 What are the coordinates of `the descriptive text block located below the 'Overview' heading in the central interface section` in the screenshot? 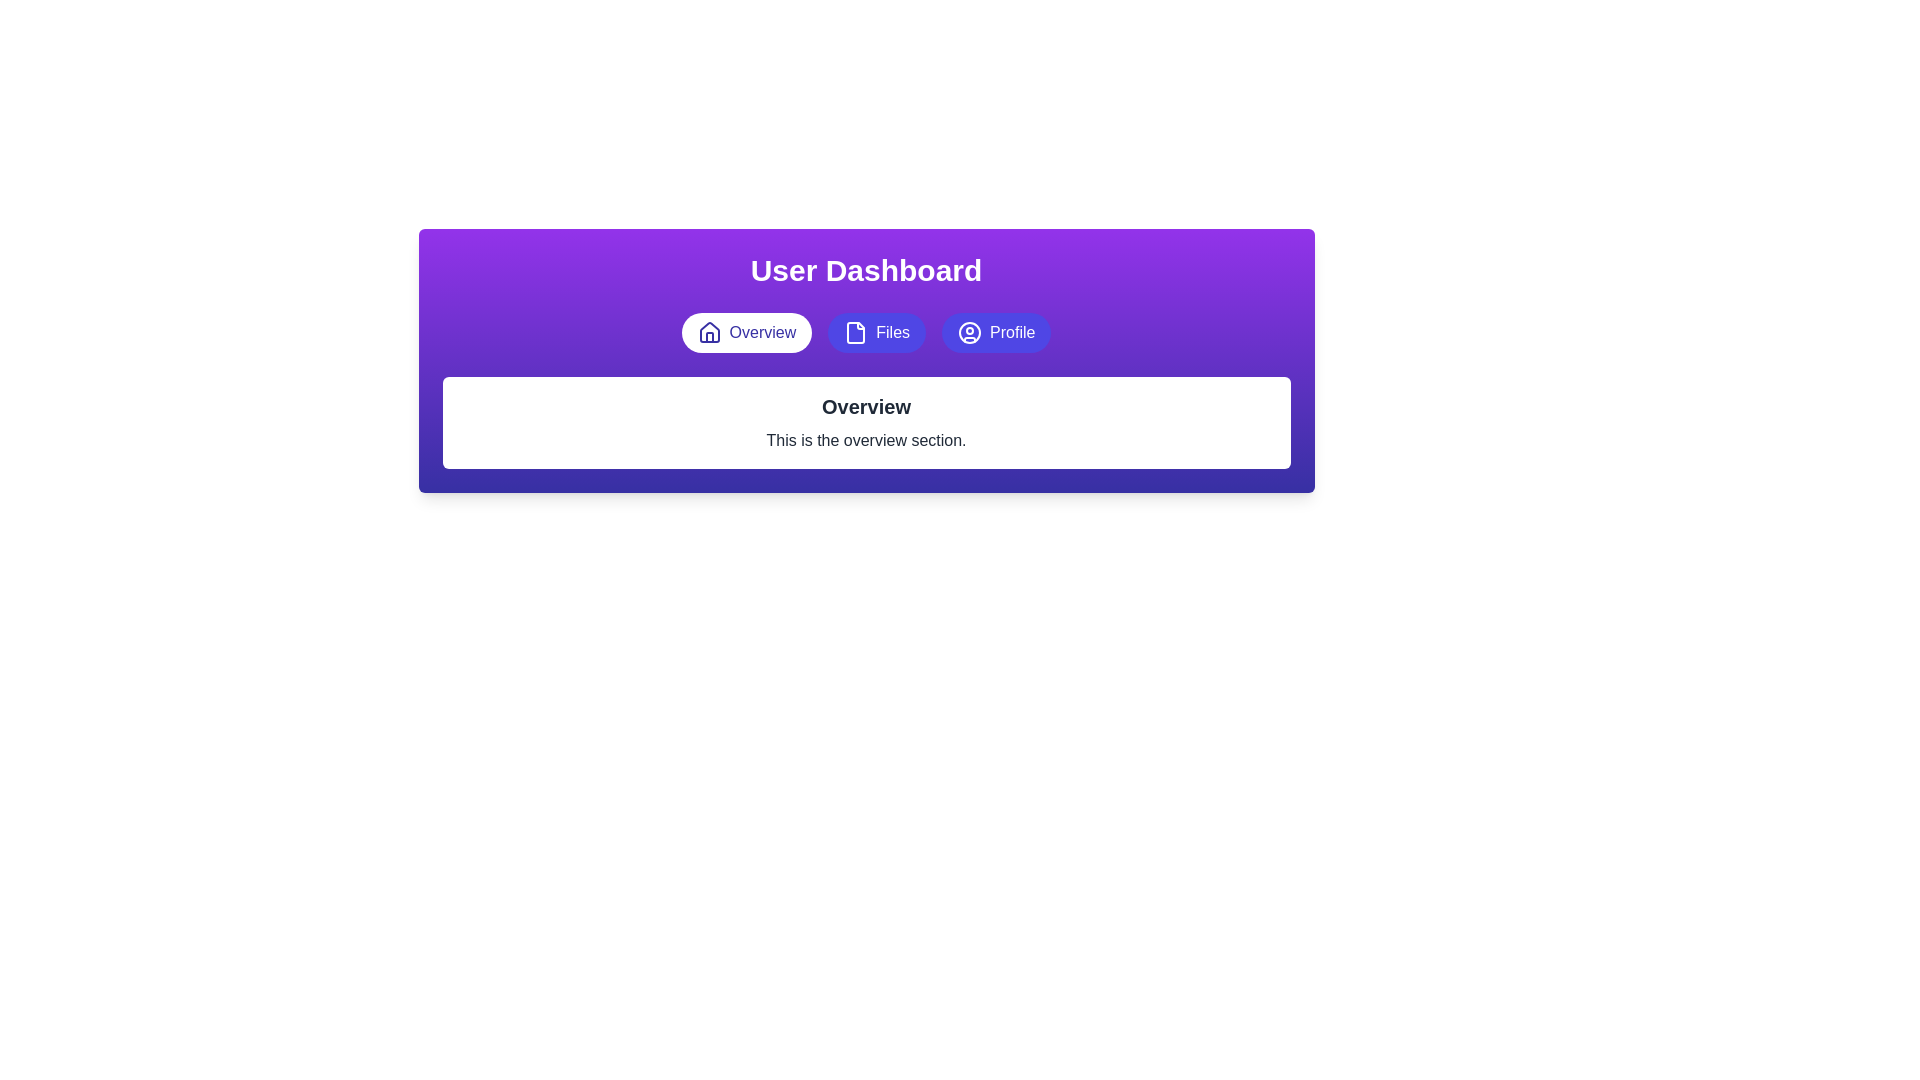 It's located at (866, 439).